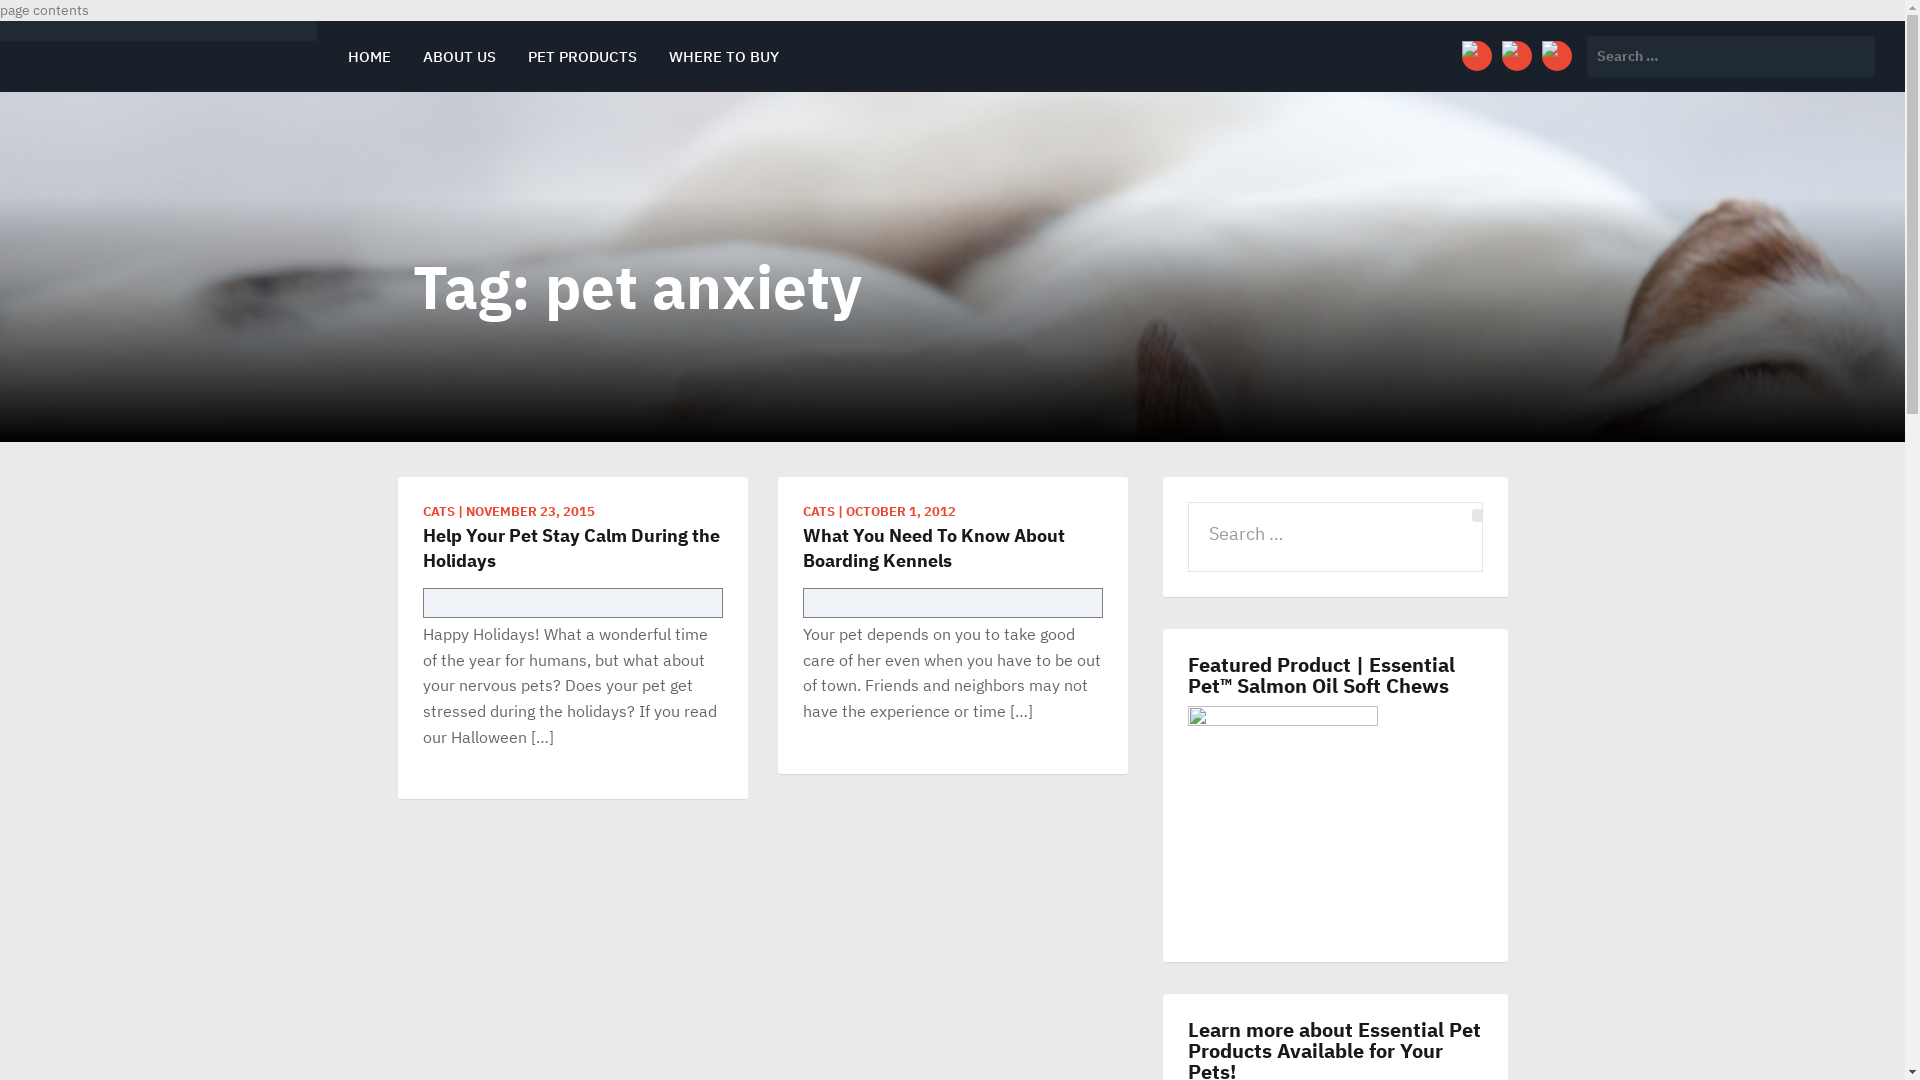 Image resolution: width=1920 pixels, height=1080 pixels. Describe the element at coordinates (723, 55) in the screenshot. I see `'WHERE TO BUY'` at that location.